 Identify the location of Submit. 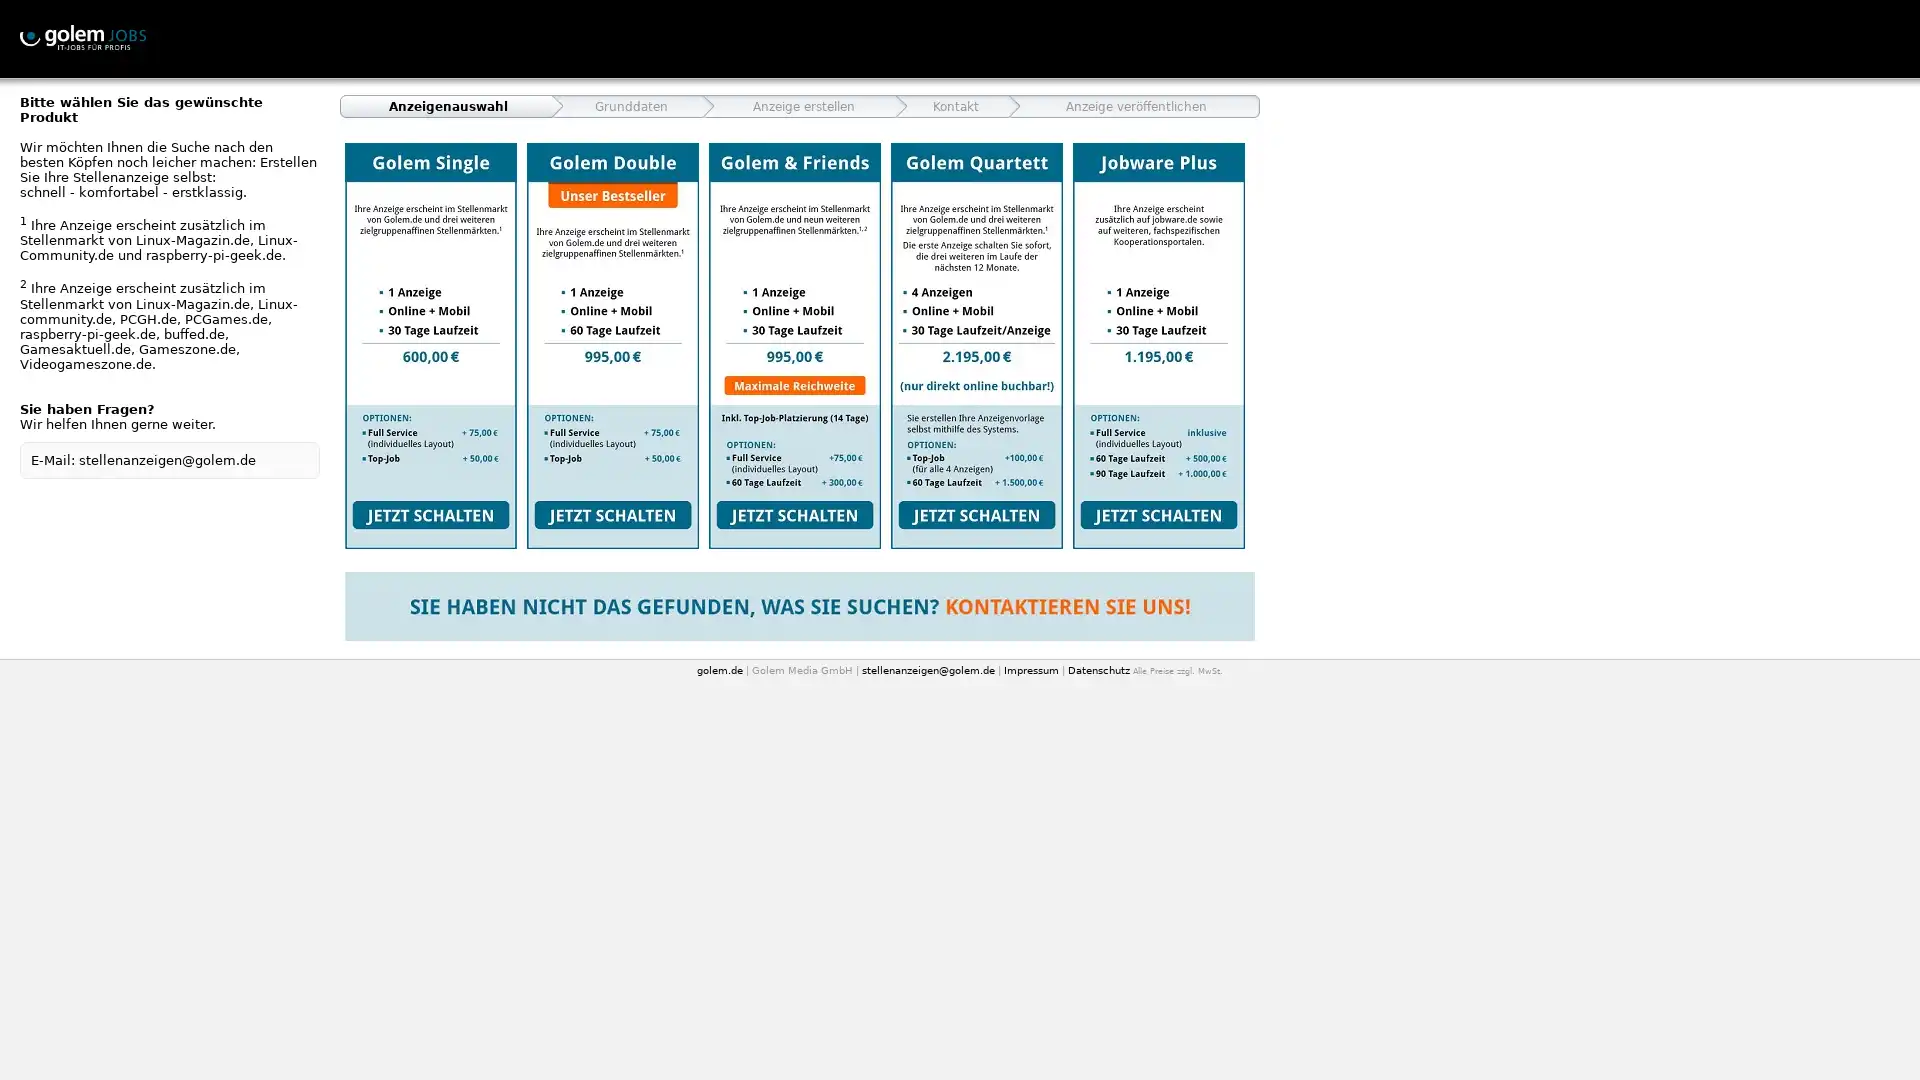
(430, 345).